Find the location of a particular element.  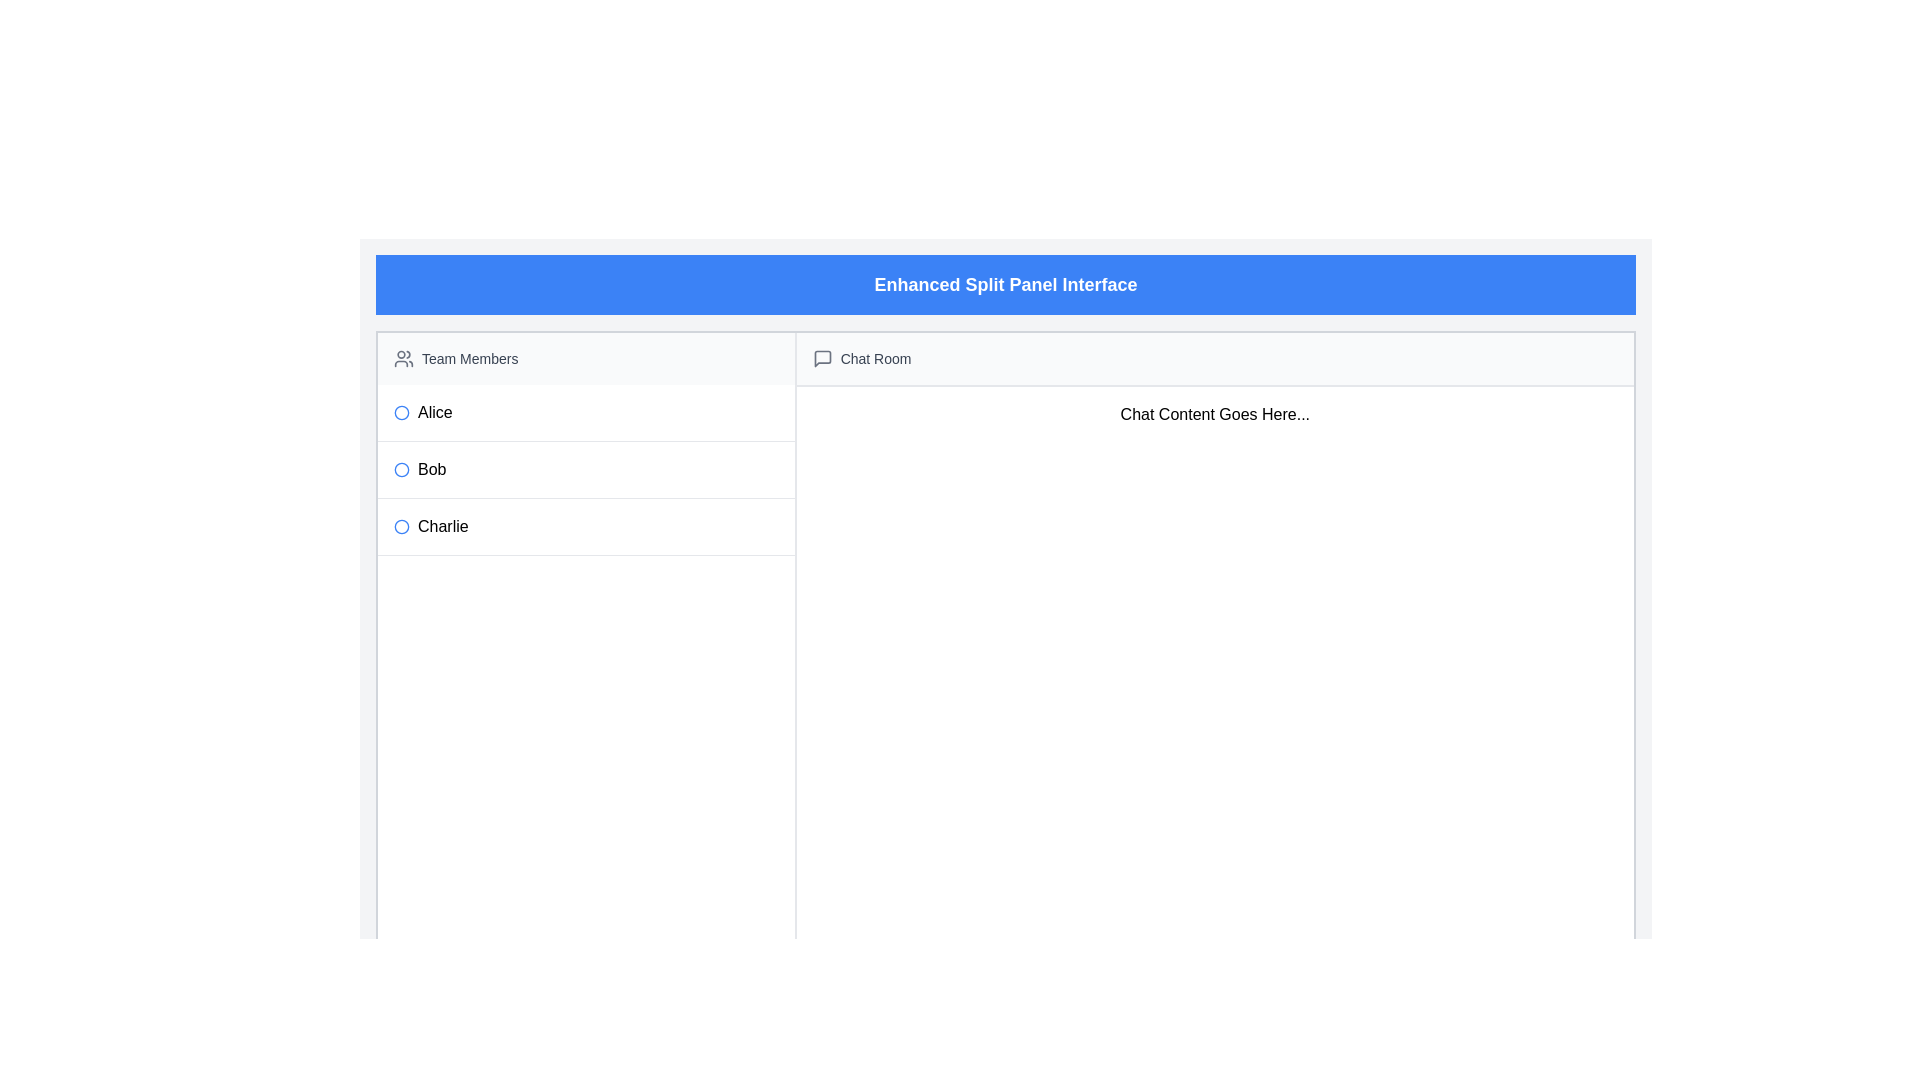

the blue circular icon preceding the name 'Alice' in the first item of the vertical list of team members on the left panel is located at coordinates (401, 411).